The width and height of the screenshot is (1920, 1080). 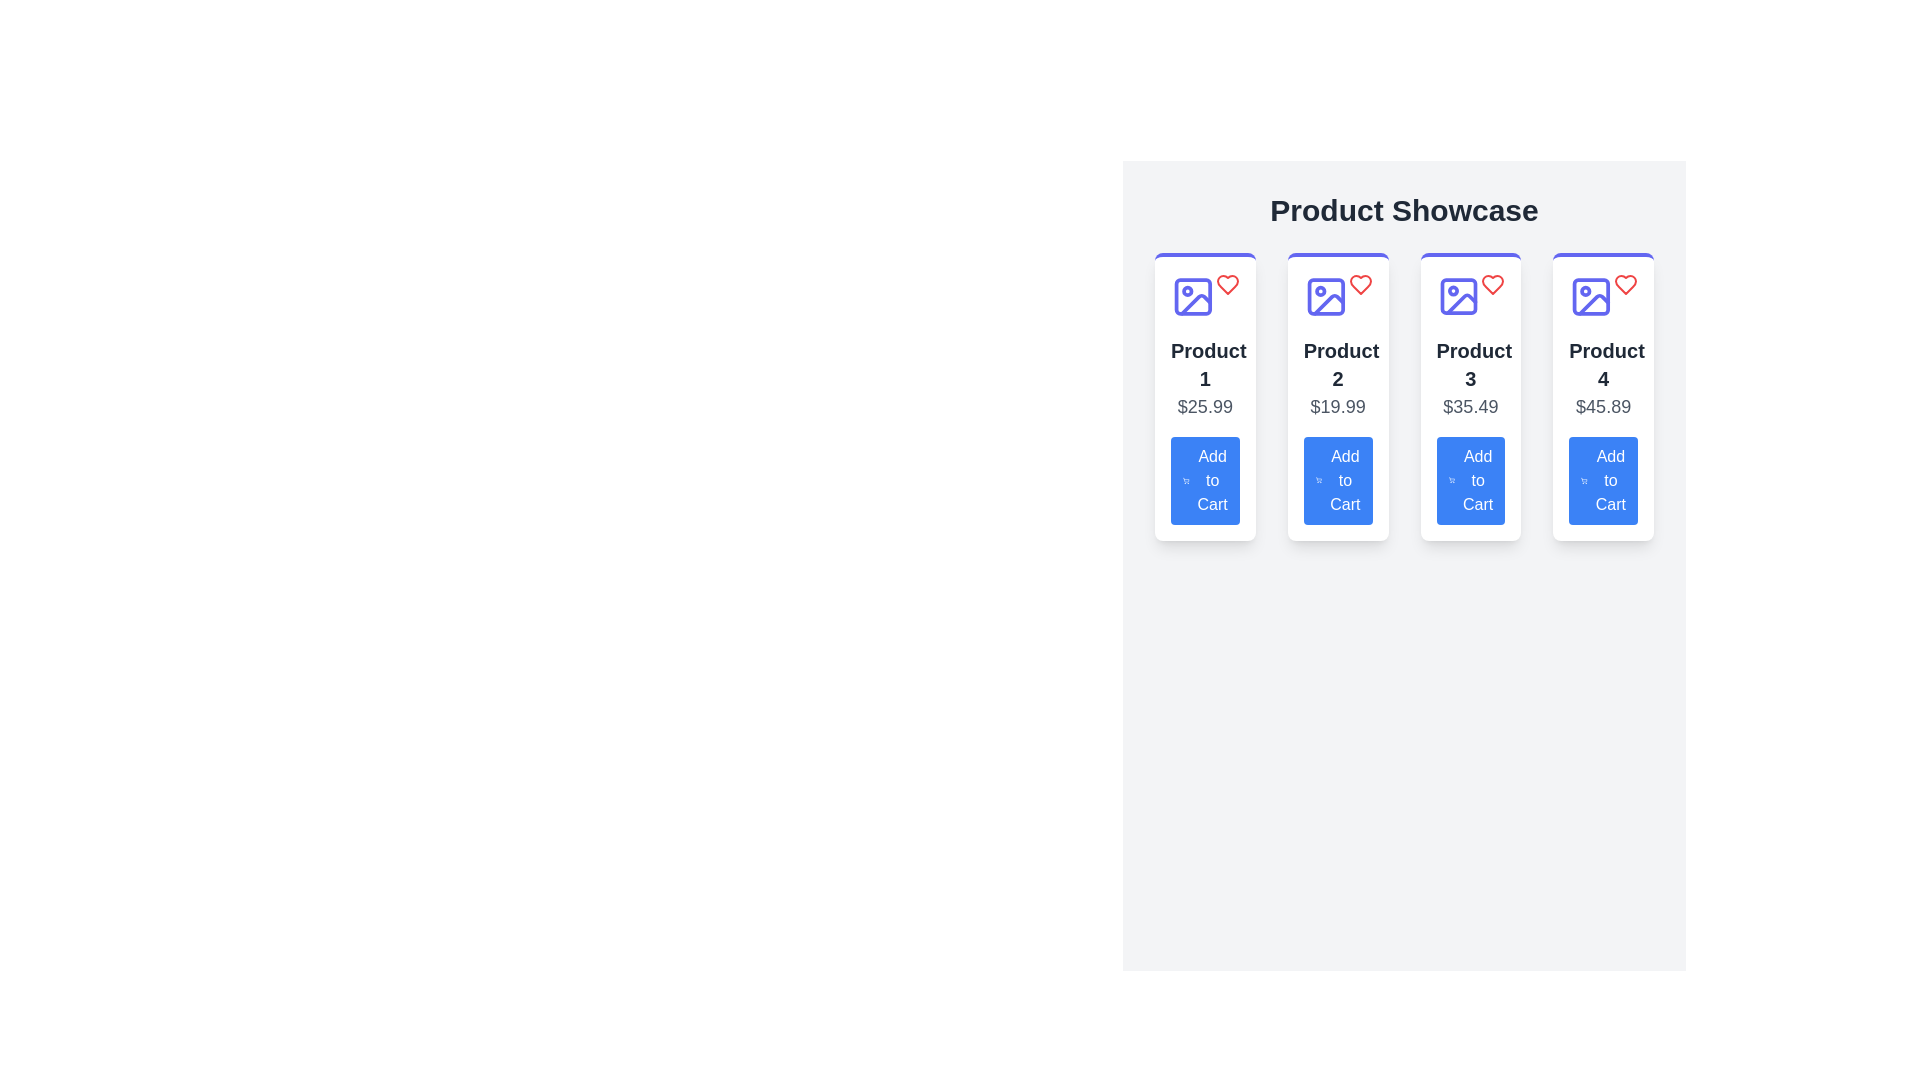 What do you see at coordinates (1458, 297) in the screenshot?
I see `the product image placeholder icon for 'Product 3', located centrally at the top of the card layout, adjacent to the heart icon` at bounding box center [1458, 297].